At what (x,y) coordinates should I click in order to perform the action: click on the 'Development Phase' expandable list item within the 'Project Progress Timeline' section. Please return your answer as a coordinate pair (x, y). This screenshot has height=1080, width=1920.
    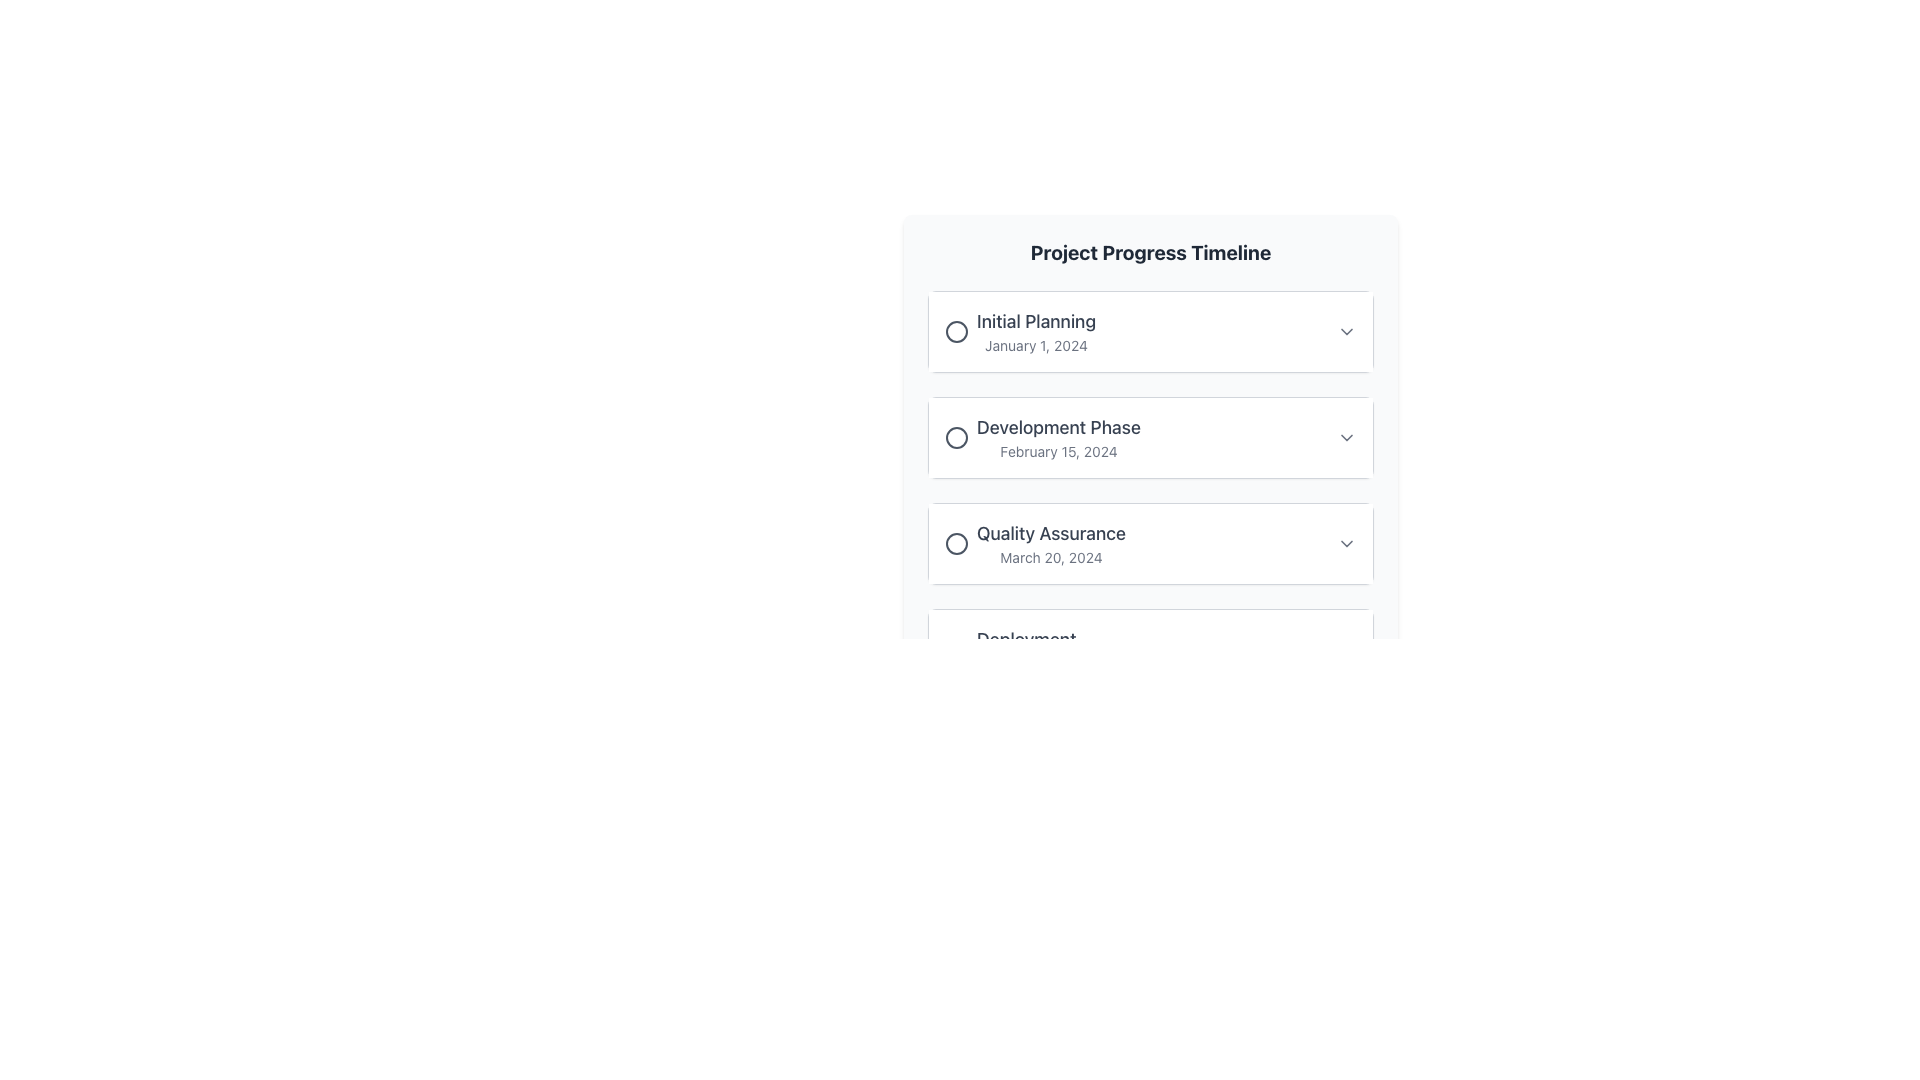
    Looking at the image, I should click on (1151, 437).